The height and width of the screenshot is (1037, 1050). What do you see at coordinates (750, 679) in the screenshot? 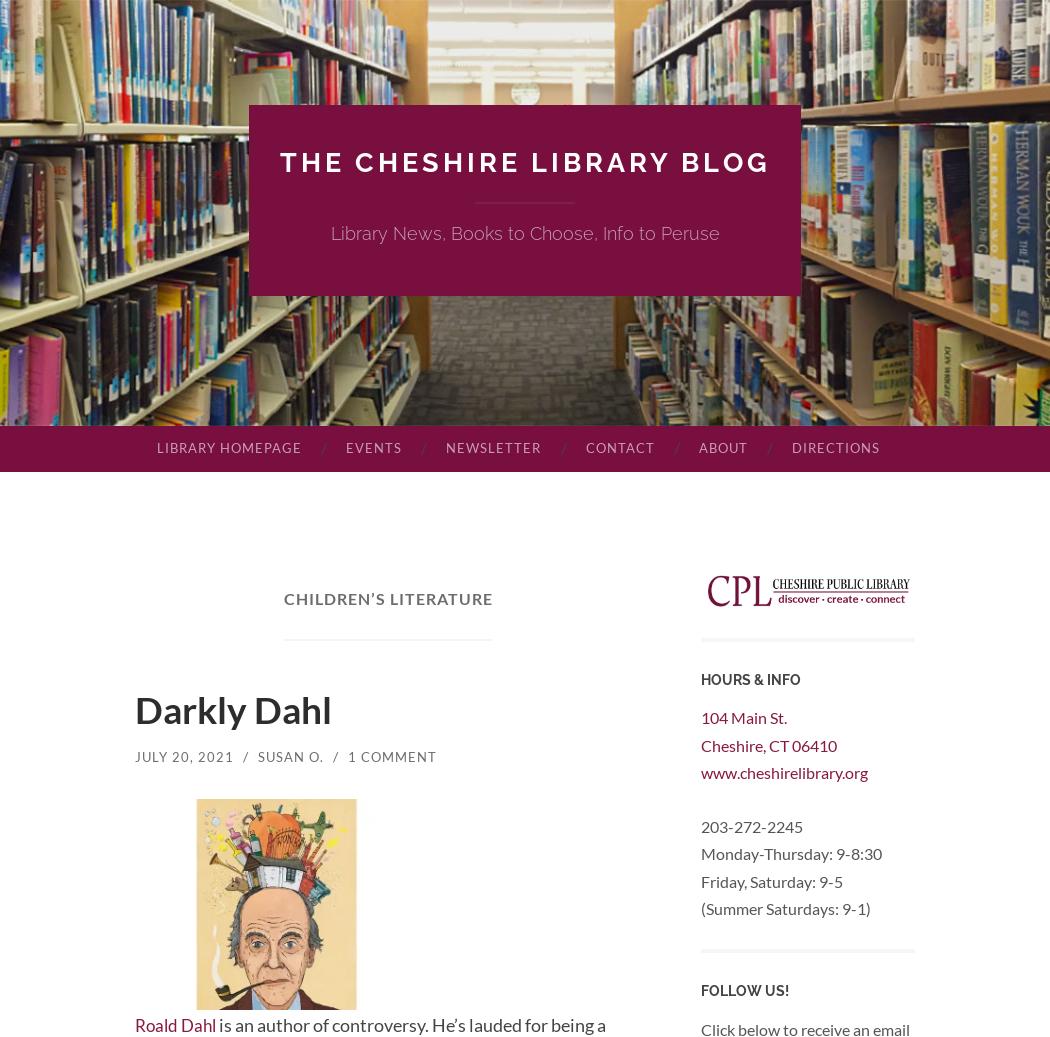
I see `'Hours & Info'` at bounding box center [750, 679].